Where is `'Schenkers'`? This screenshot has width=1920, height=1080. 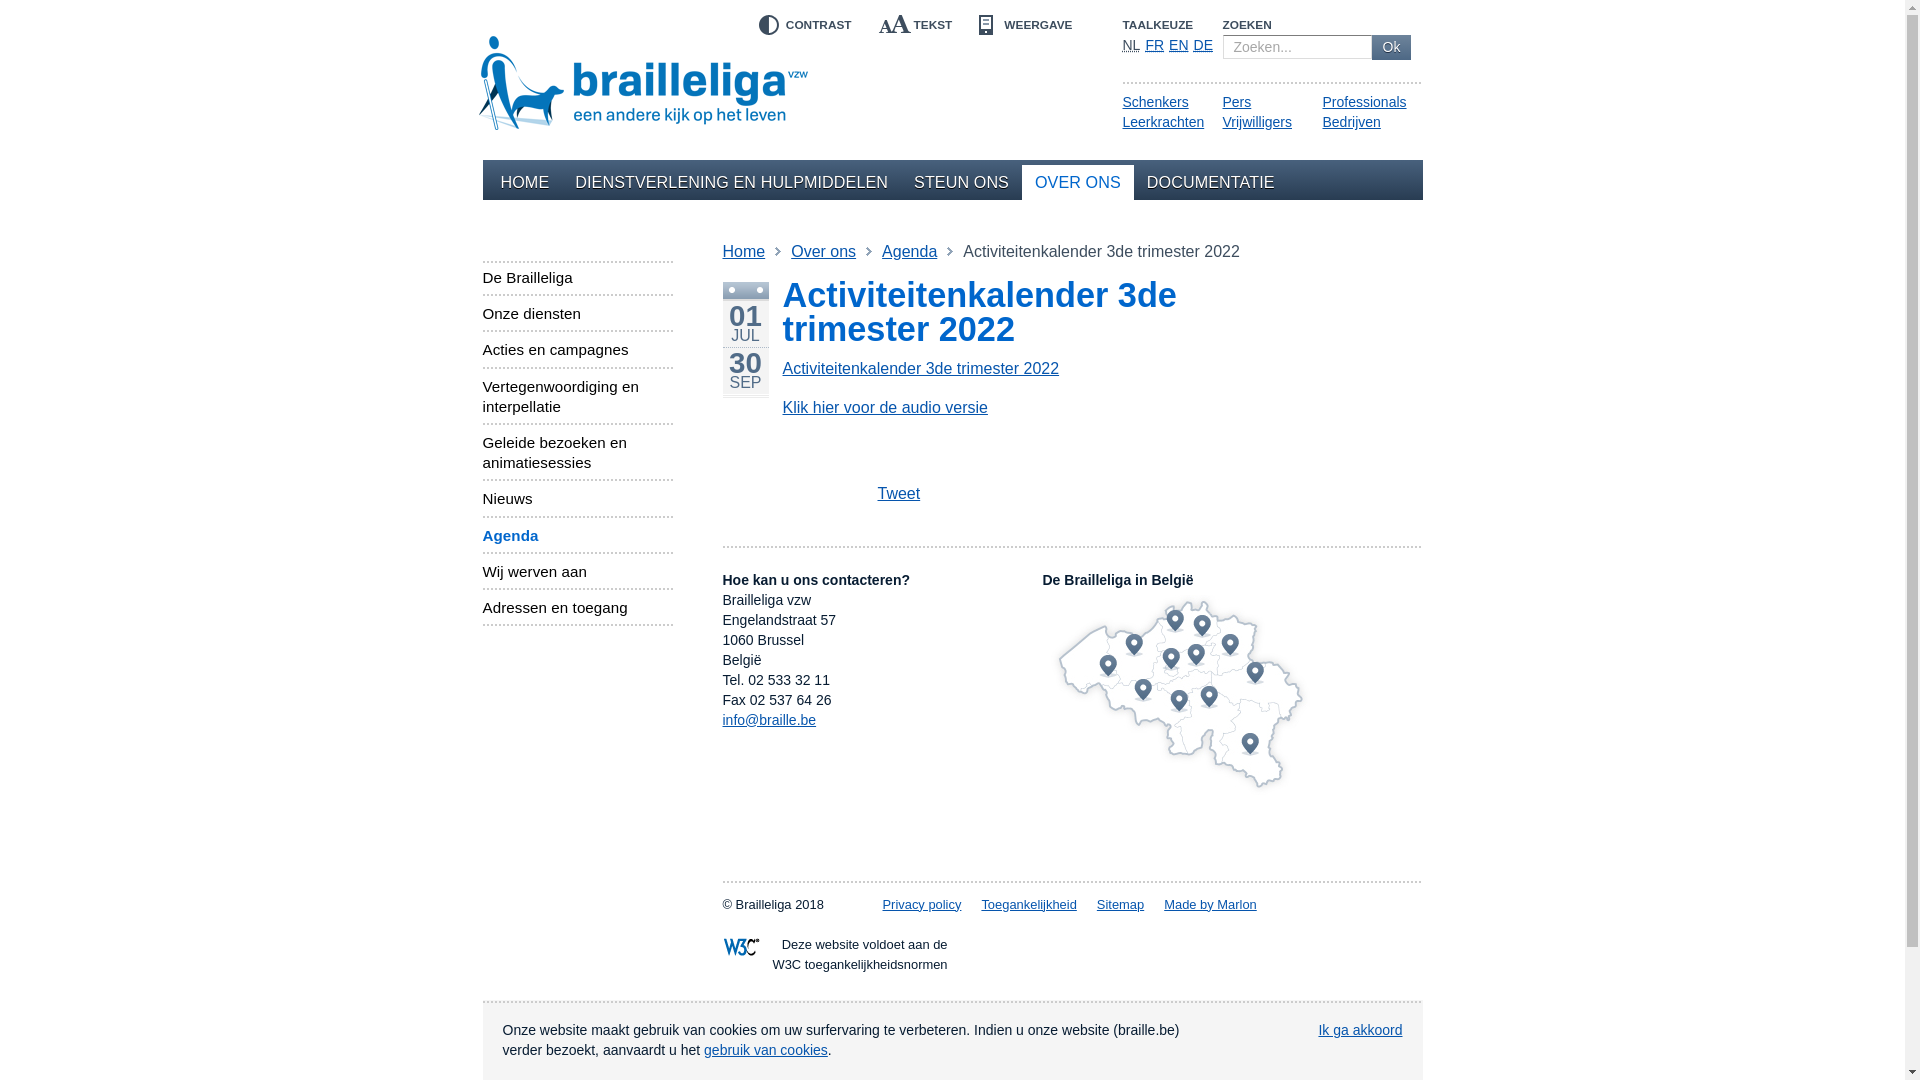
'Schenkers' is located at coordinates (1155, 101).